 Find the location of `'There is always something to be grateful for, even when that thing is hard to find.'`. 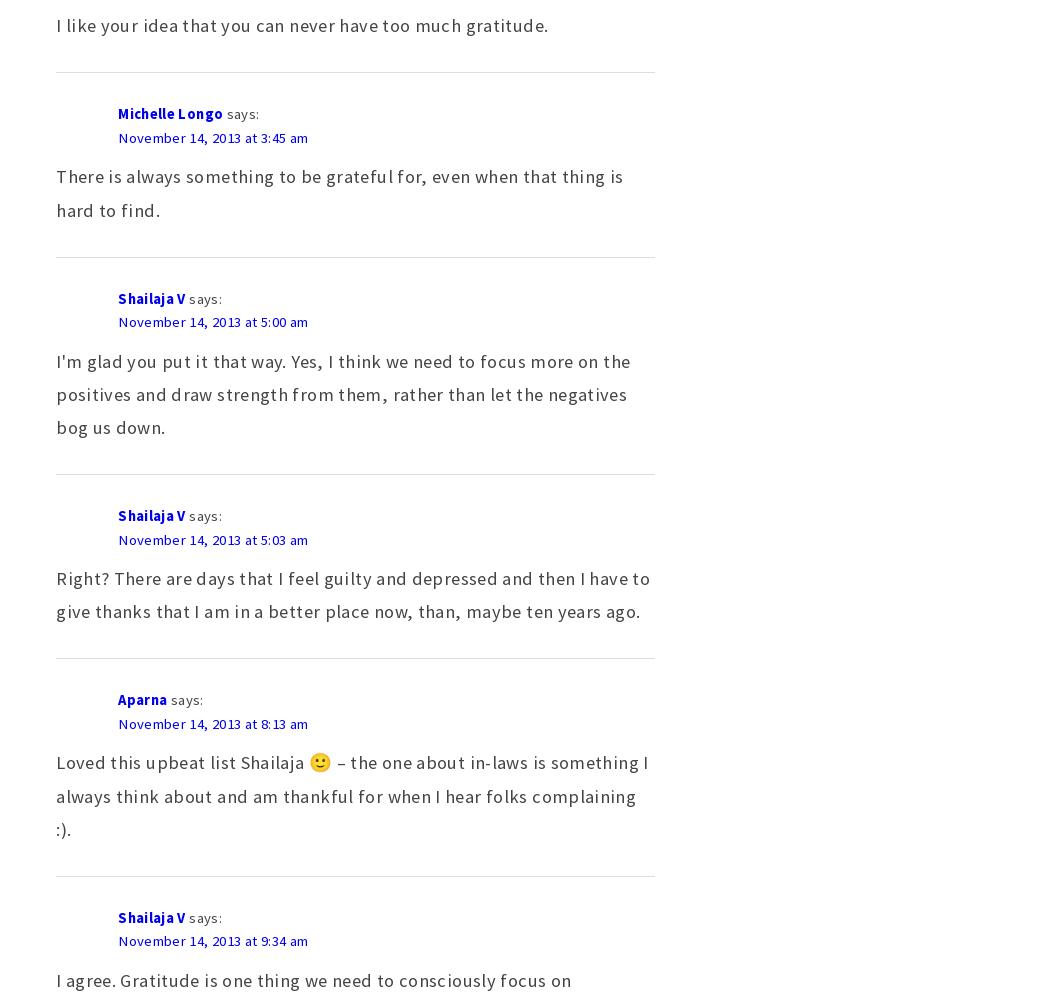

'There is always something to be grateful for, even when that thing is hard to find.' is located at coordinates (338, 192).